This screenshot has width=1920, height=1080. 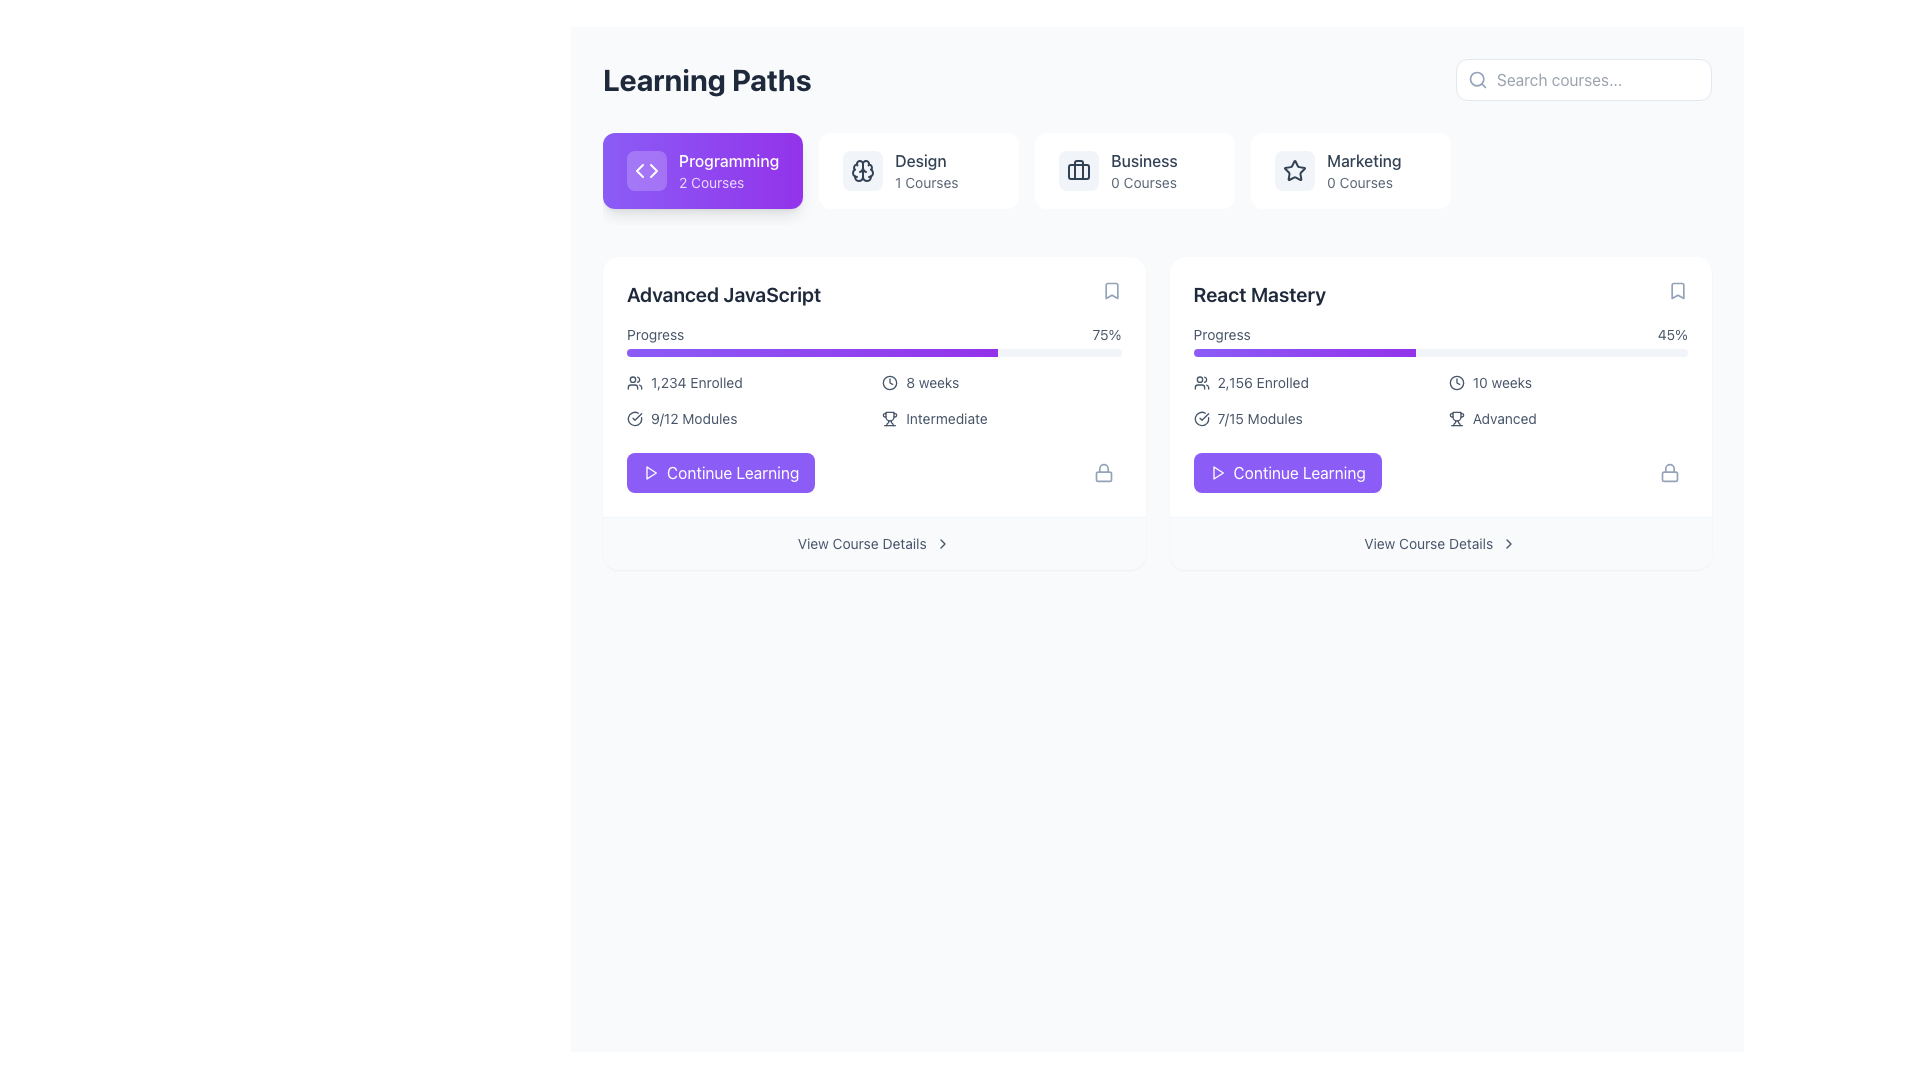 What do you see at coordinates (1135, 169) in the screenshot?
I see `the 'Business' button` at bounding box center [1135, 169].